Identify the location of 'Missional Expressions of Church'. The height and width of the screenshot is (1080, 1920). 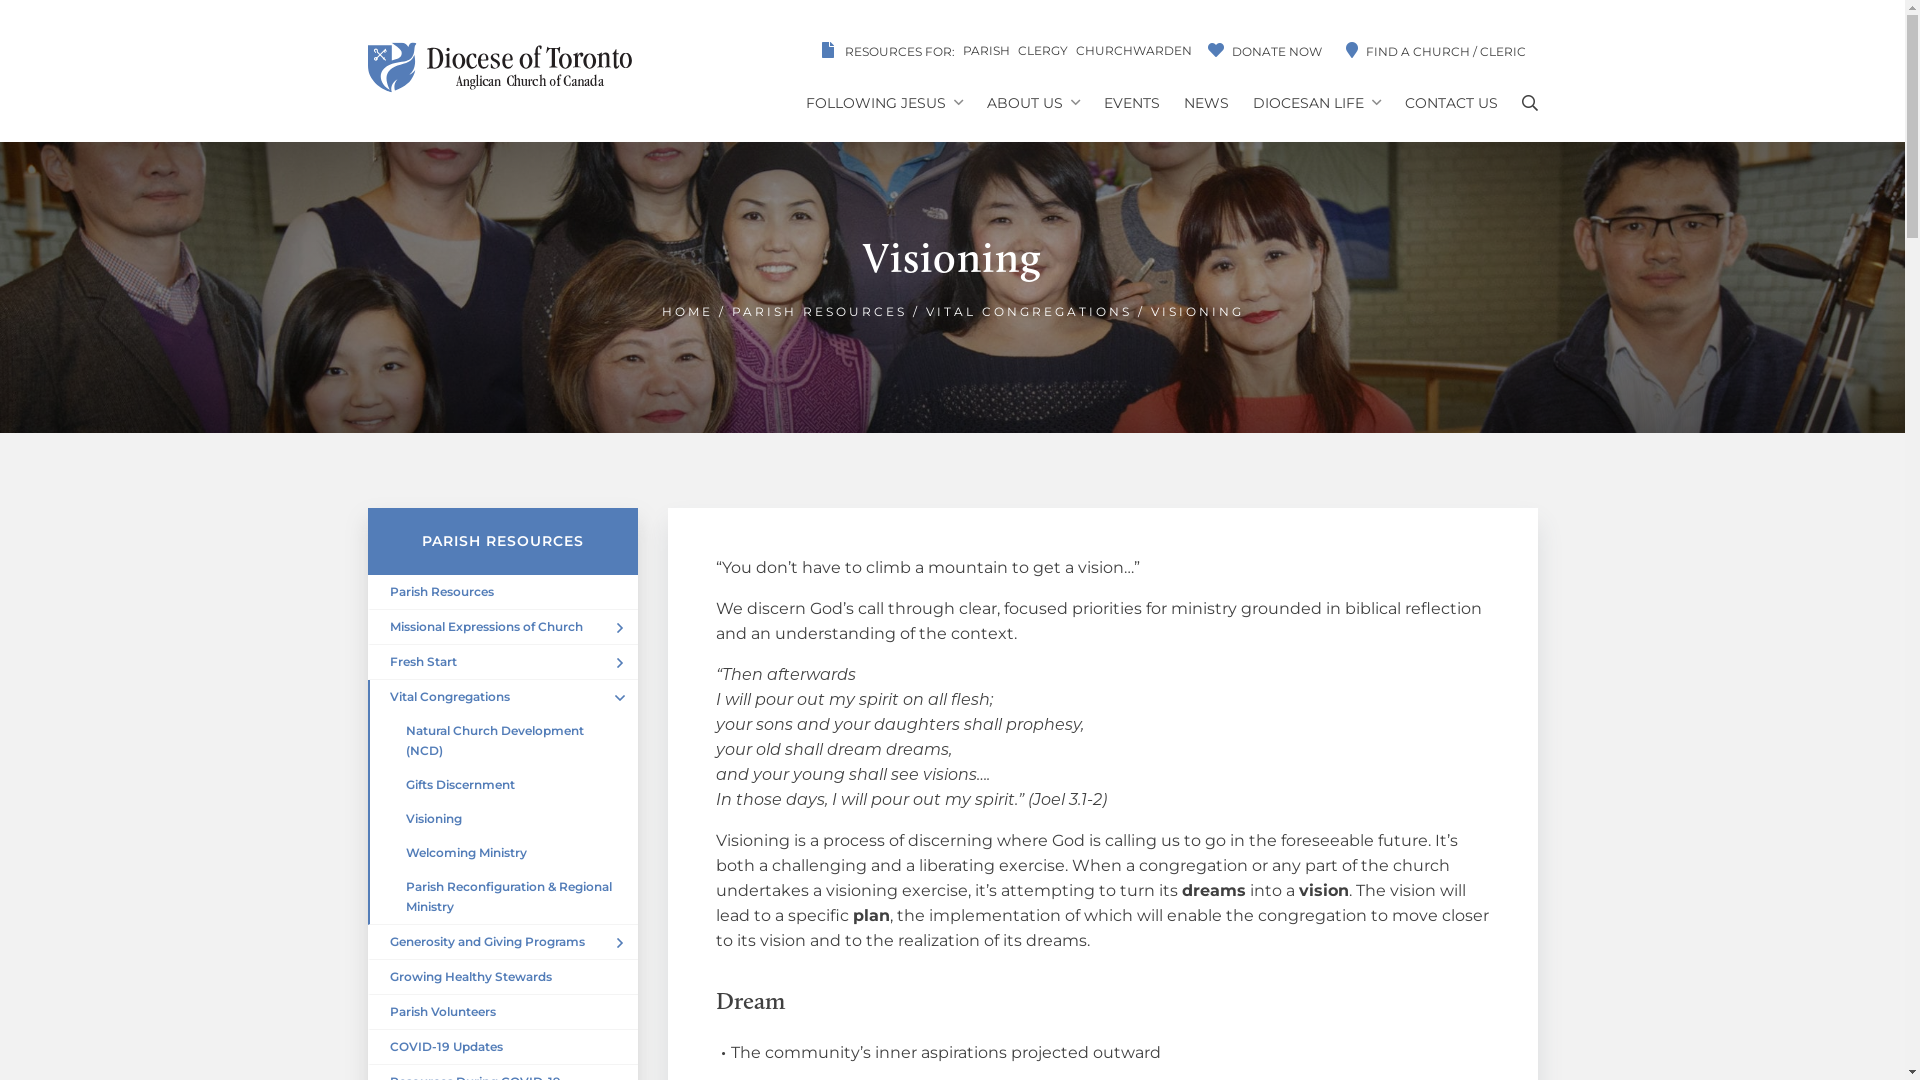
(503, 626).